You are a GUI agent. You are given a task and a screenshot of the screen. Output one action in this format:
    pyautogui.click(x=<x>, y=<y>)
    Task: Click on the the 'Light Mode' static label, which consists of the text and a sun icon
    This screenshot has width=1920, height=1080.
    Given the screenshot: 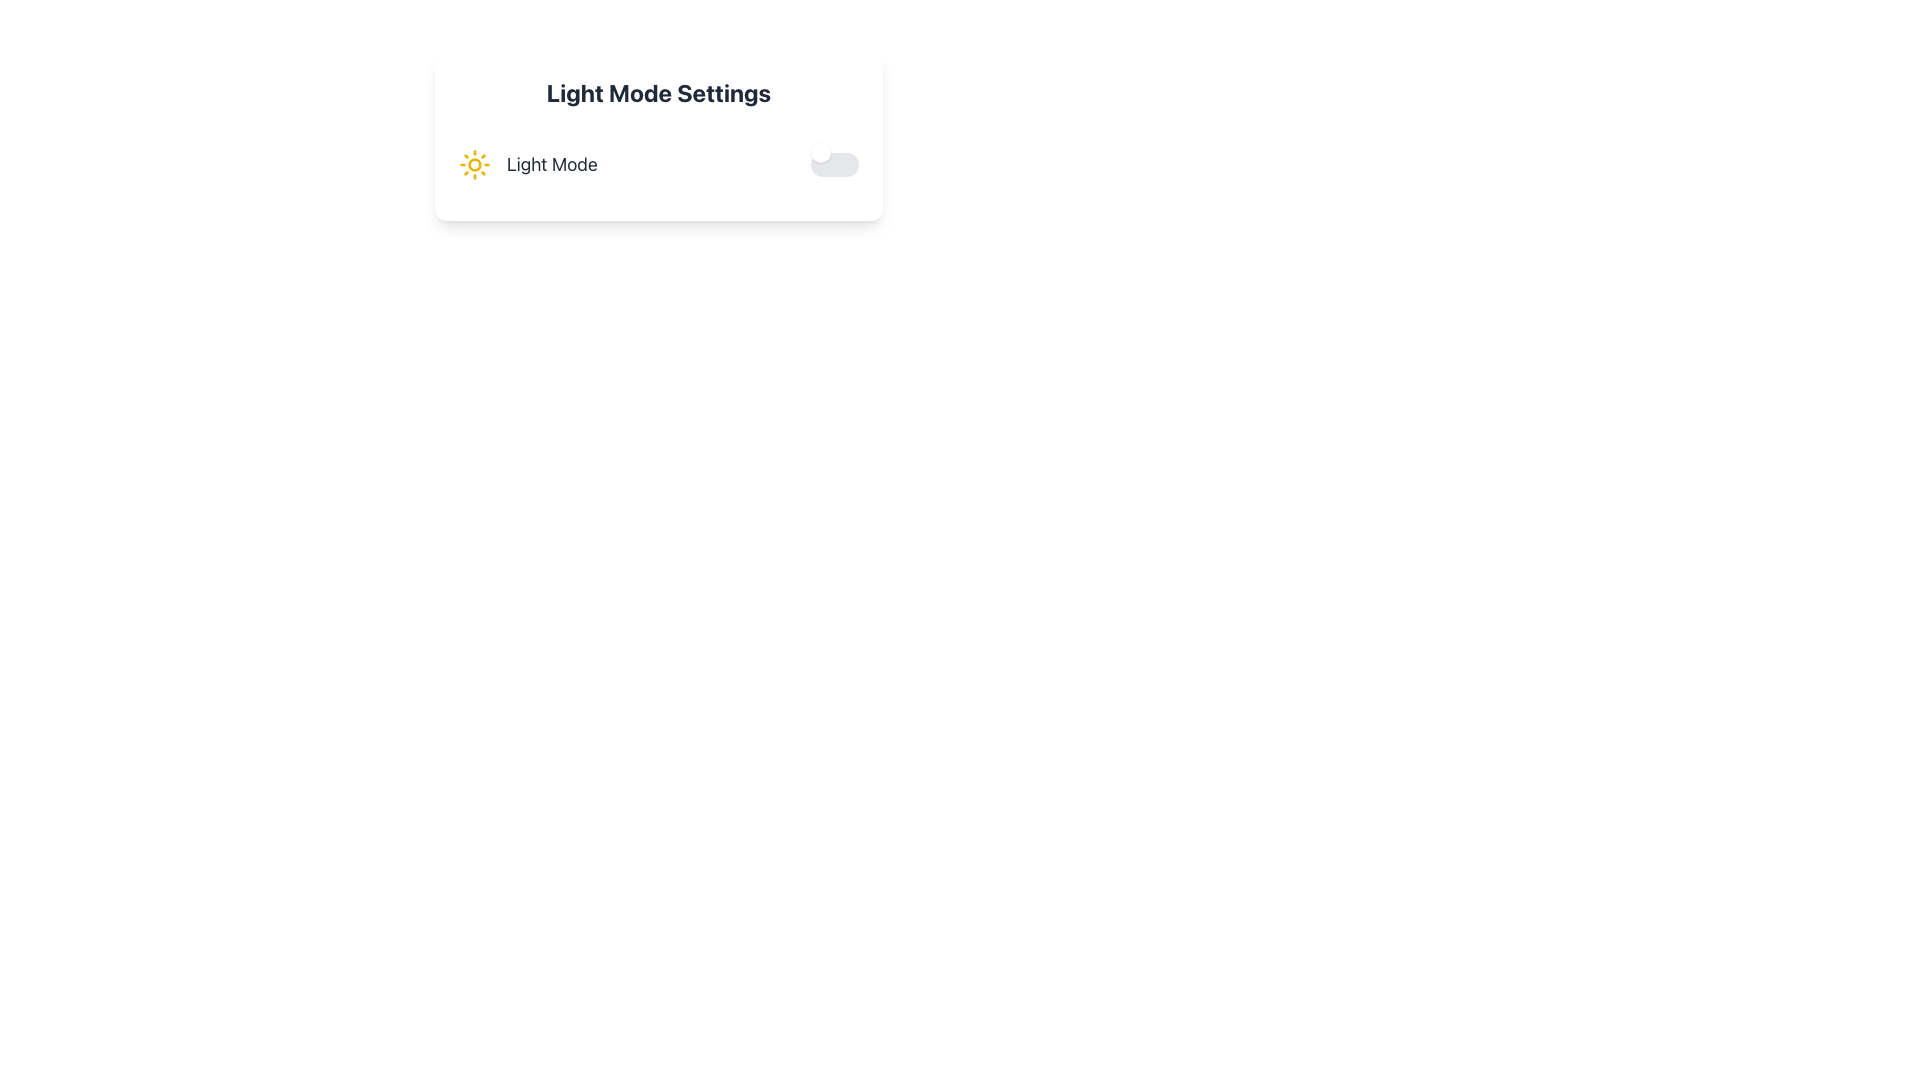 What is the action you would take?
    pyautogui.click(x=528, y=164)
    